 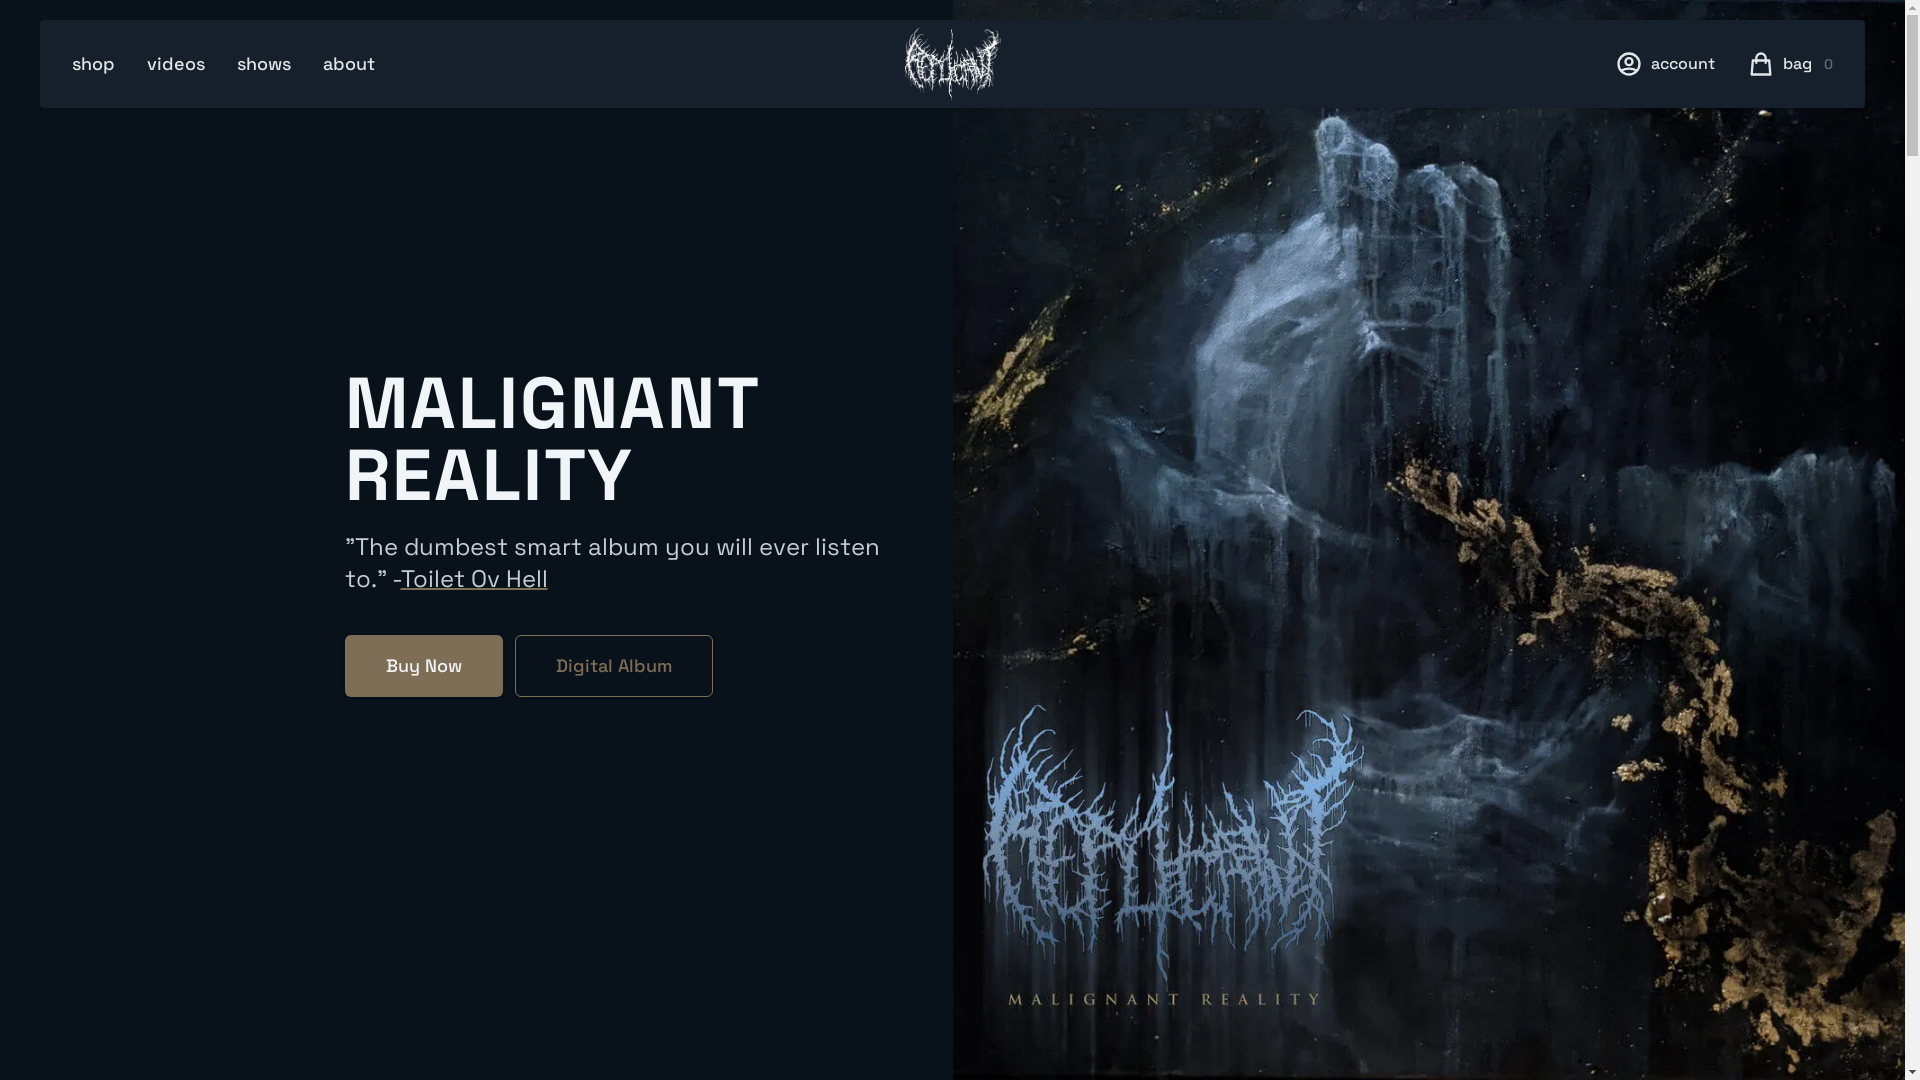 I want to click on 'videos', so click(x=176, y=63).